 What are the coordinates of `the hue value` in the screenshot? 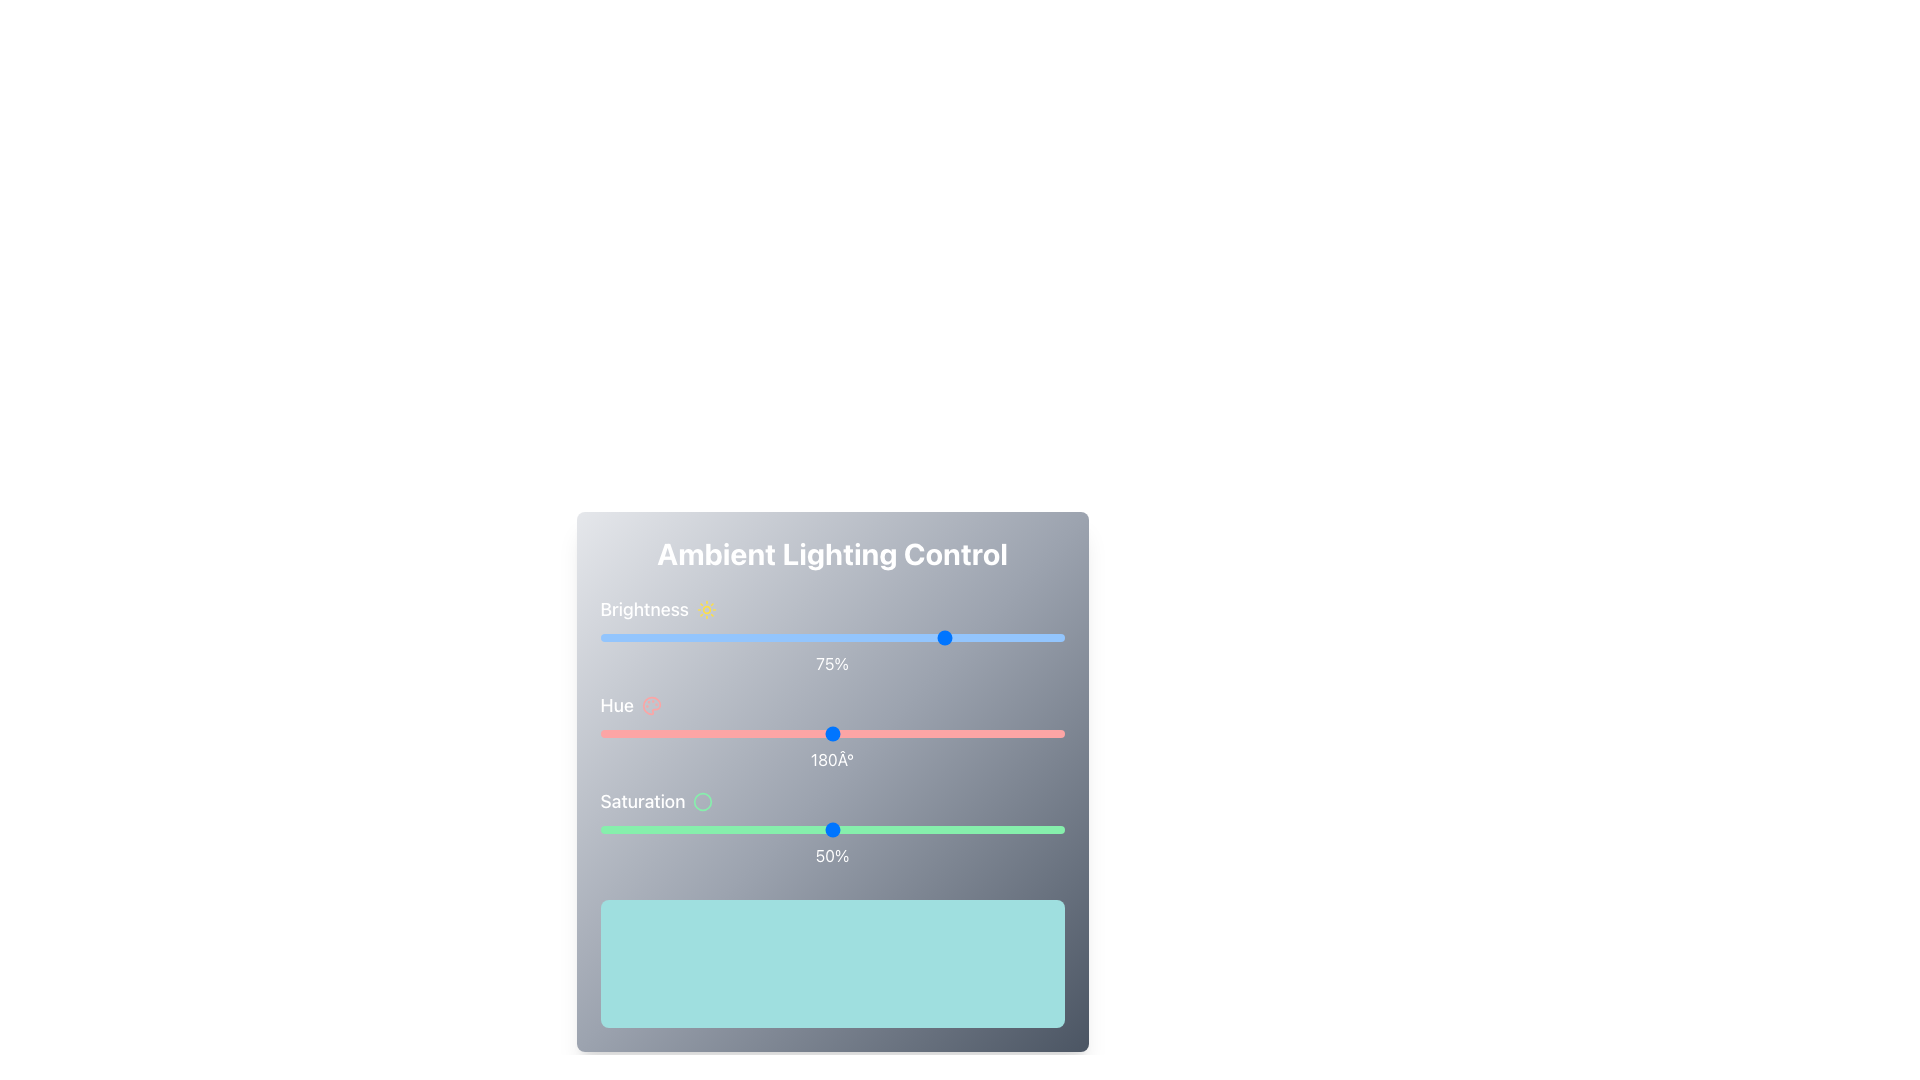 It's located at (814, 733).